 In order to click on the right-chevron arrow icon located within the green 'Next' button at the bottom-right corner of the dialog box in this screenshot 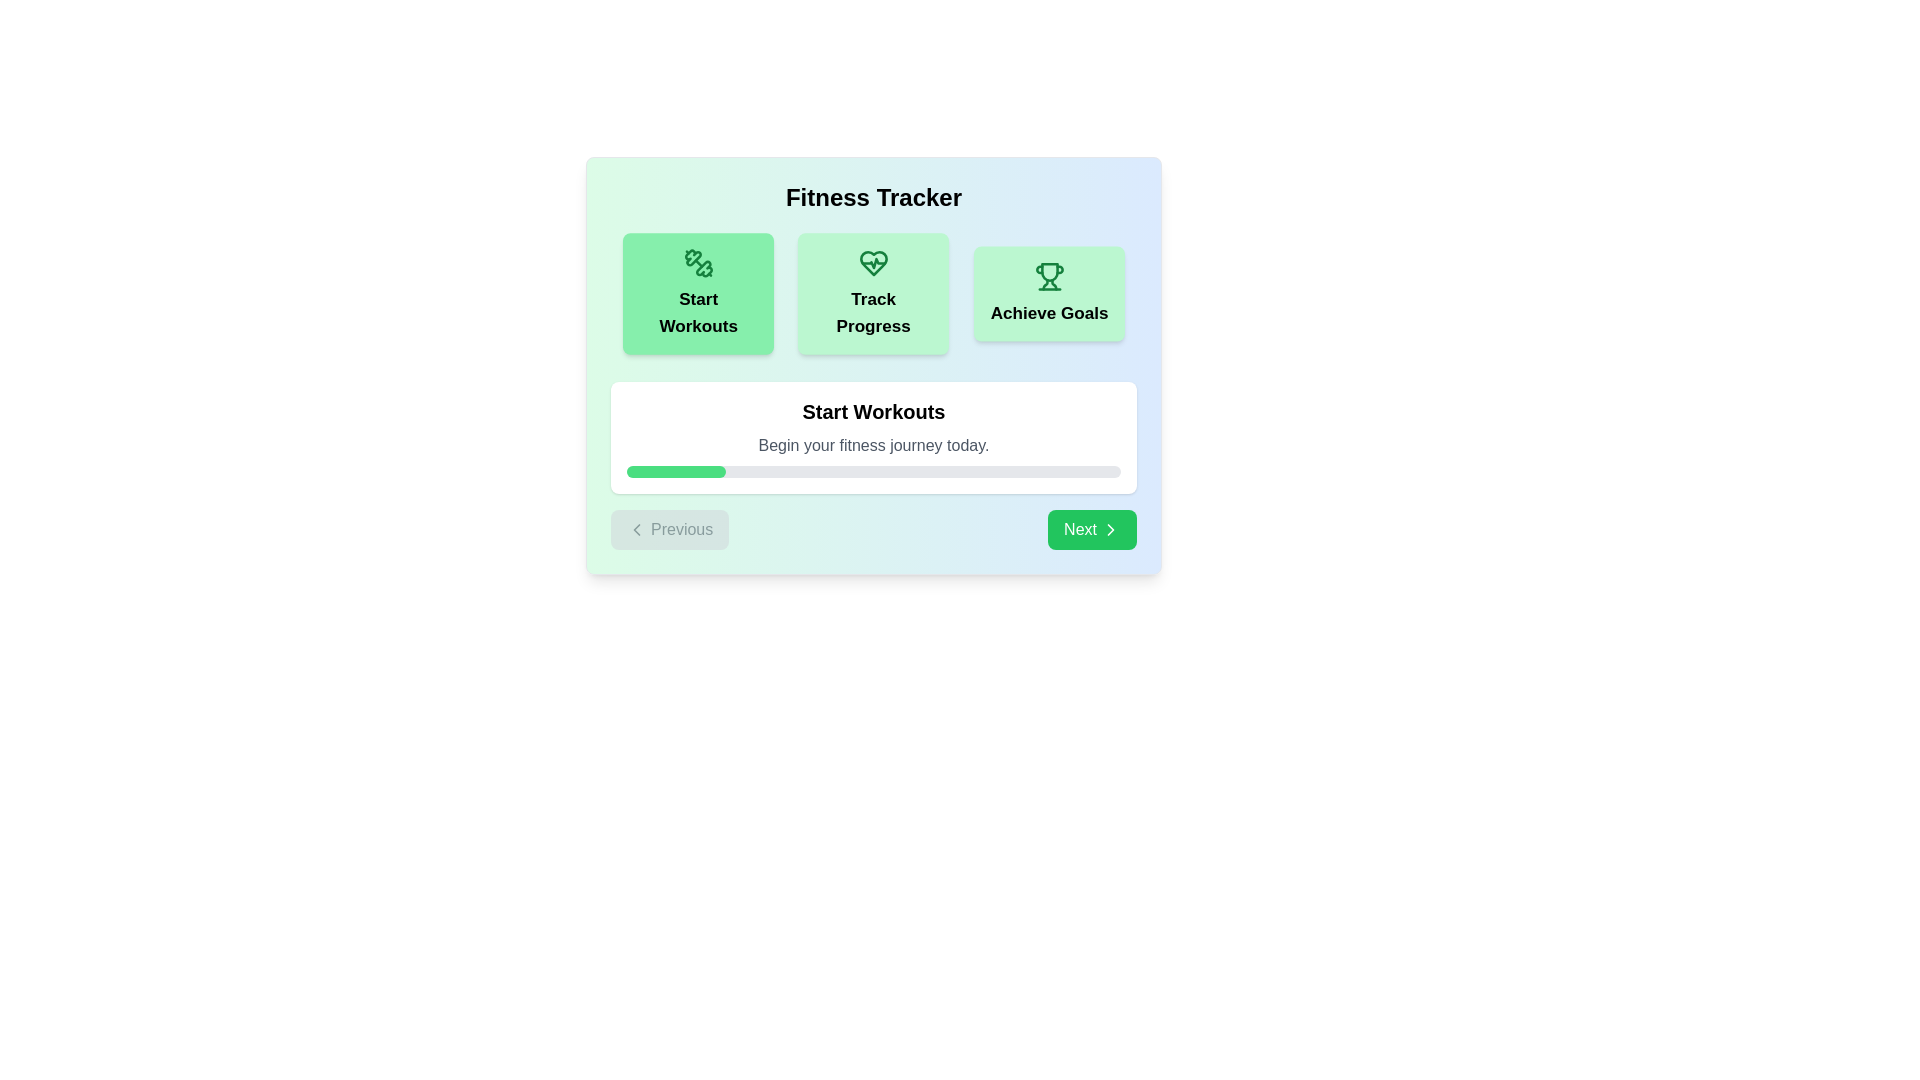, I will do `click(1109, 528)`.